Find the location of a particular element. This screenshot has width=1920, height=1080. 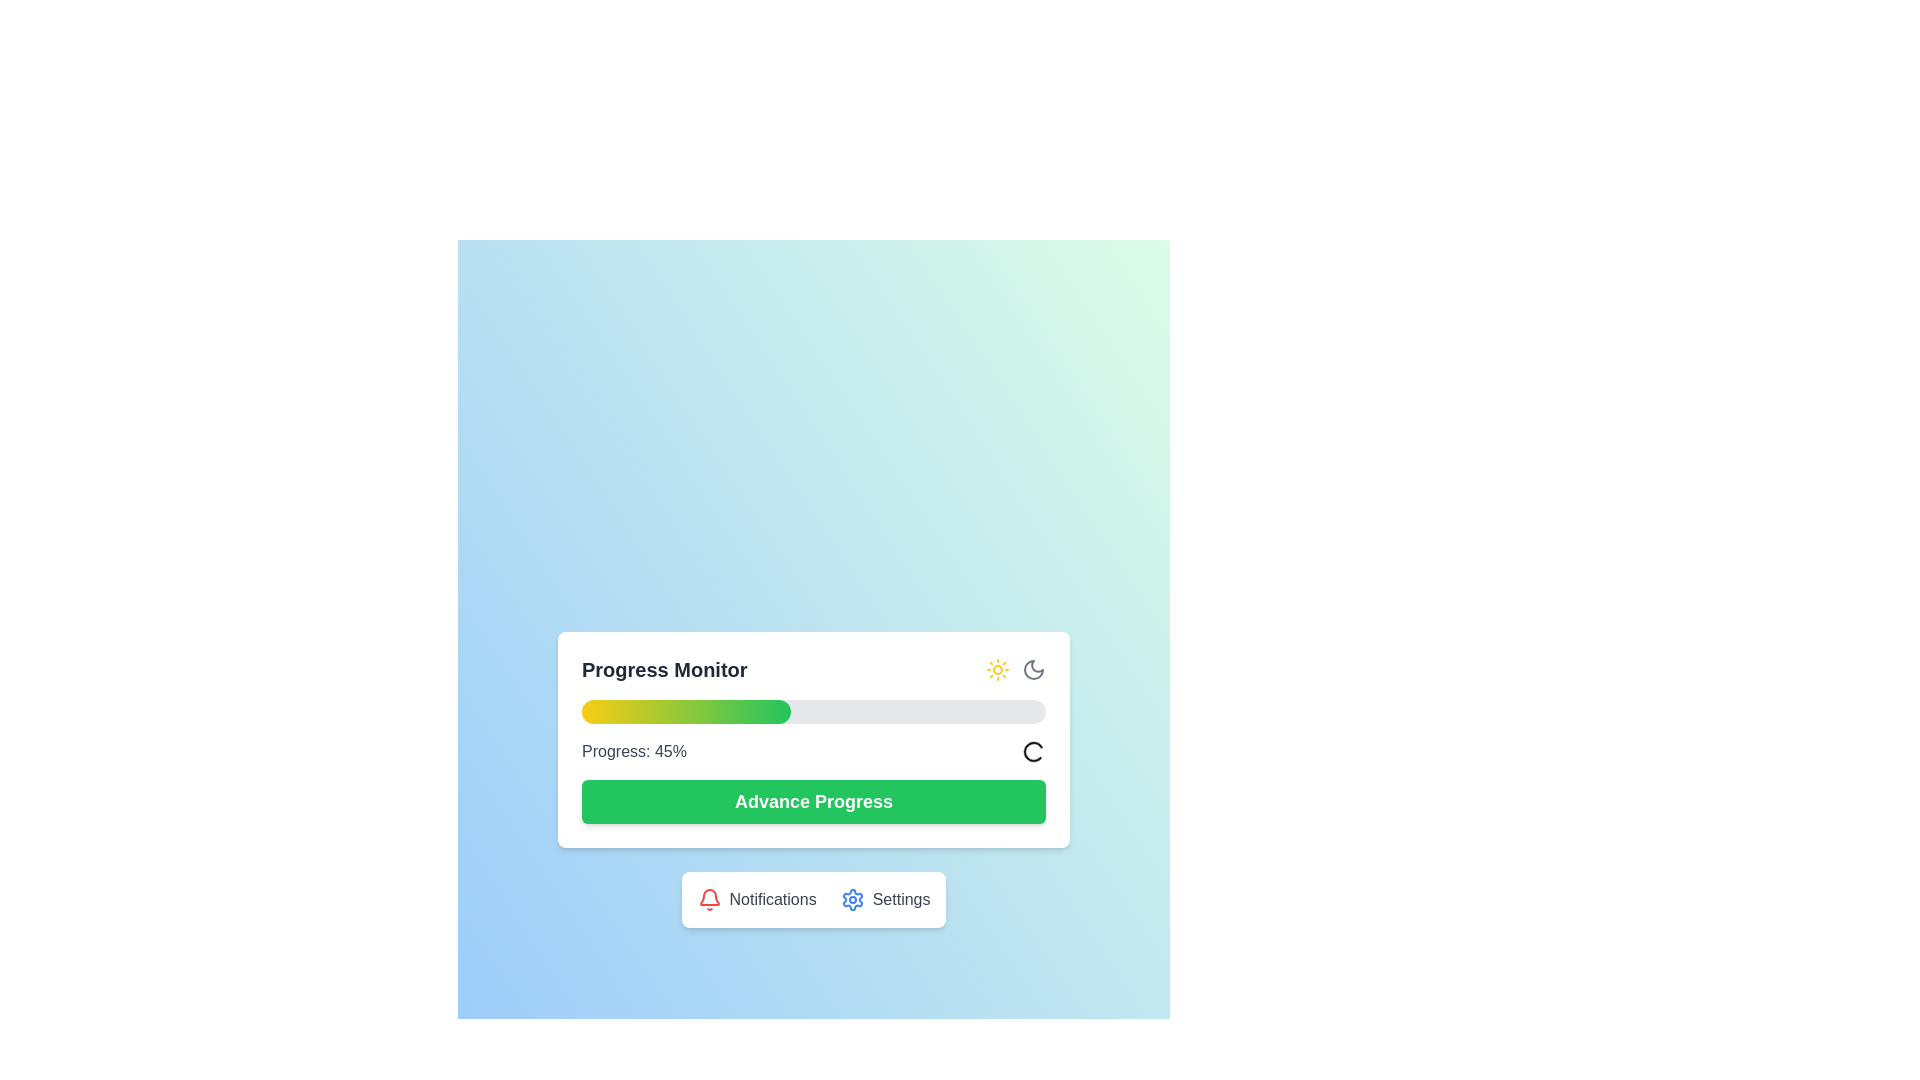

the Loader icon located in the top-right corner of the 'Progress Monitor' card, next to the progress description and the 'Advance Progress' button is located at coordinates (1033, 752).